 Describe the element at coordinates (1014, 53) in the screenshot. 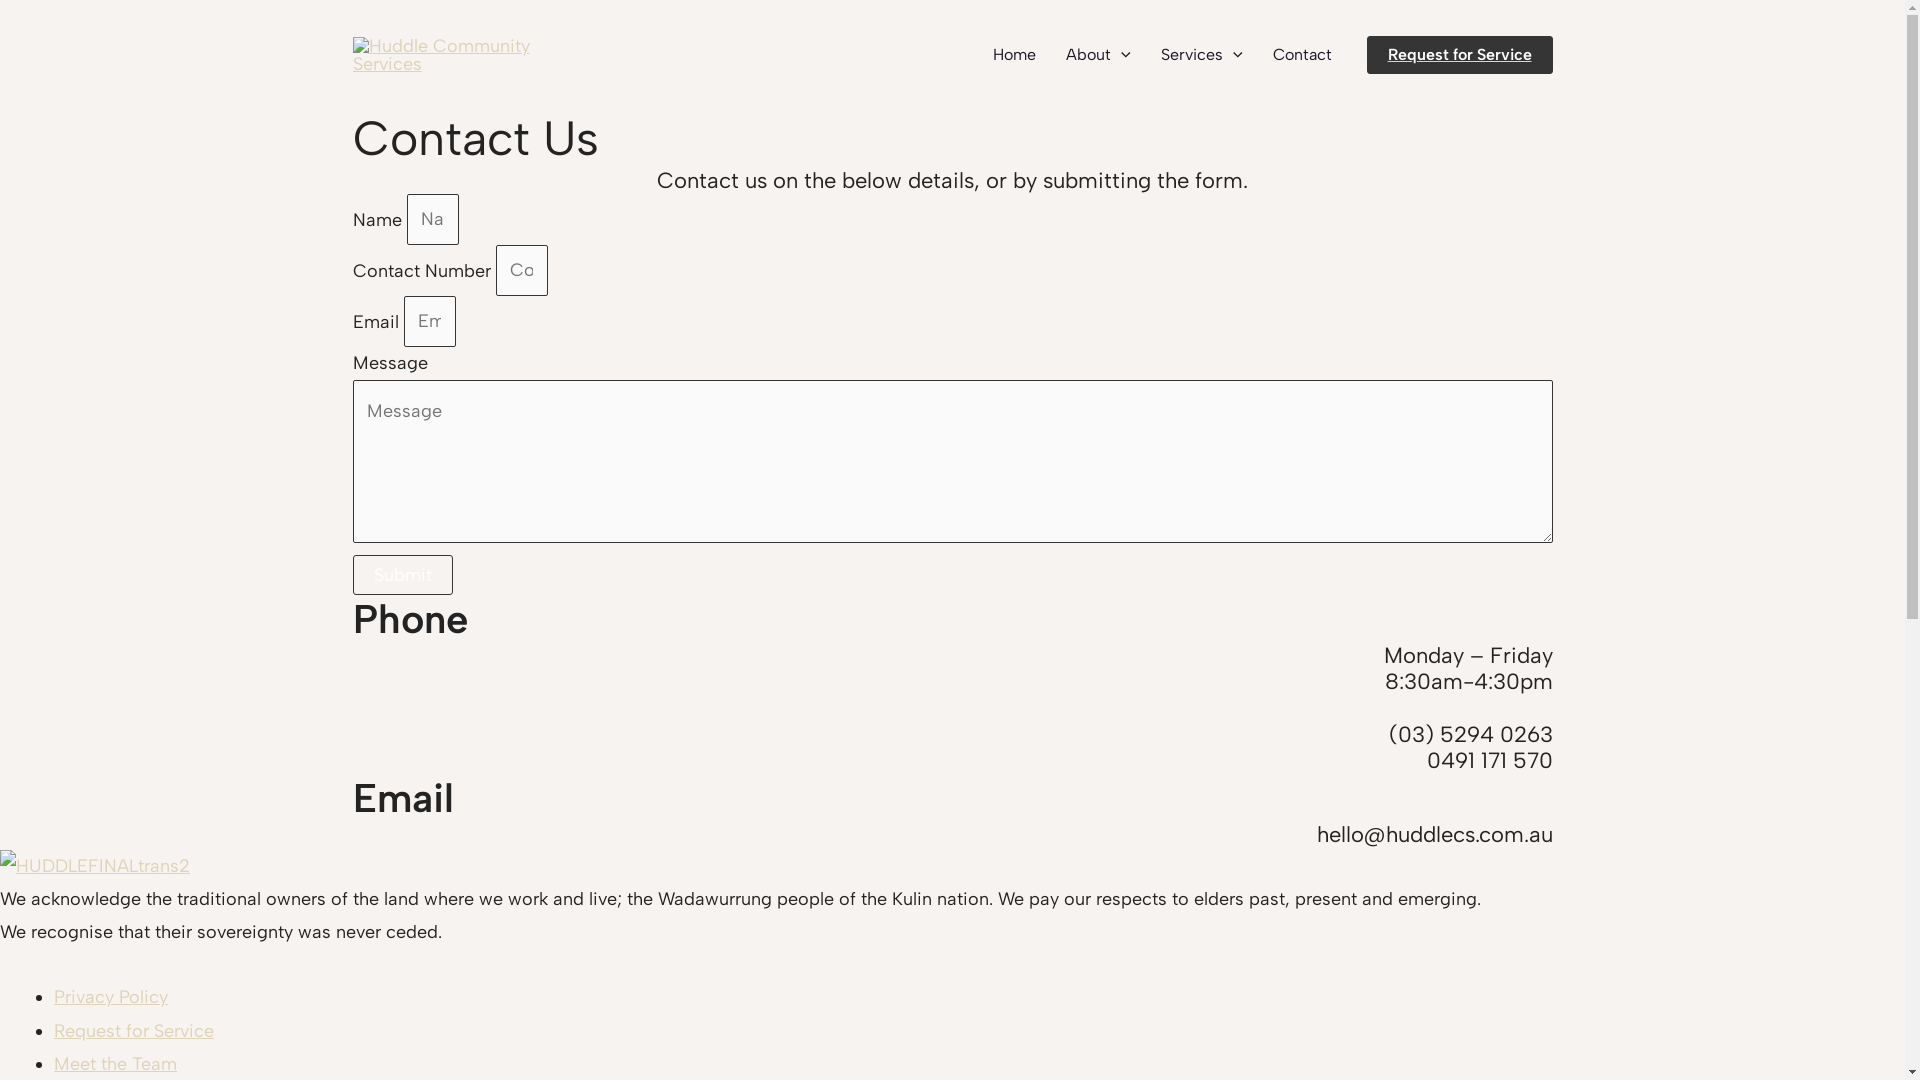

I see `'Home'` at that location.